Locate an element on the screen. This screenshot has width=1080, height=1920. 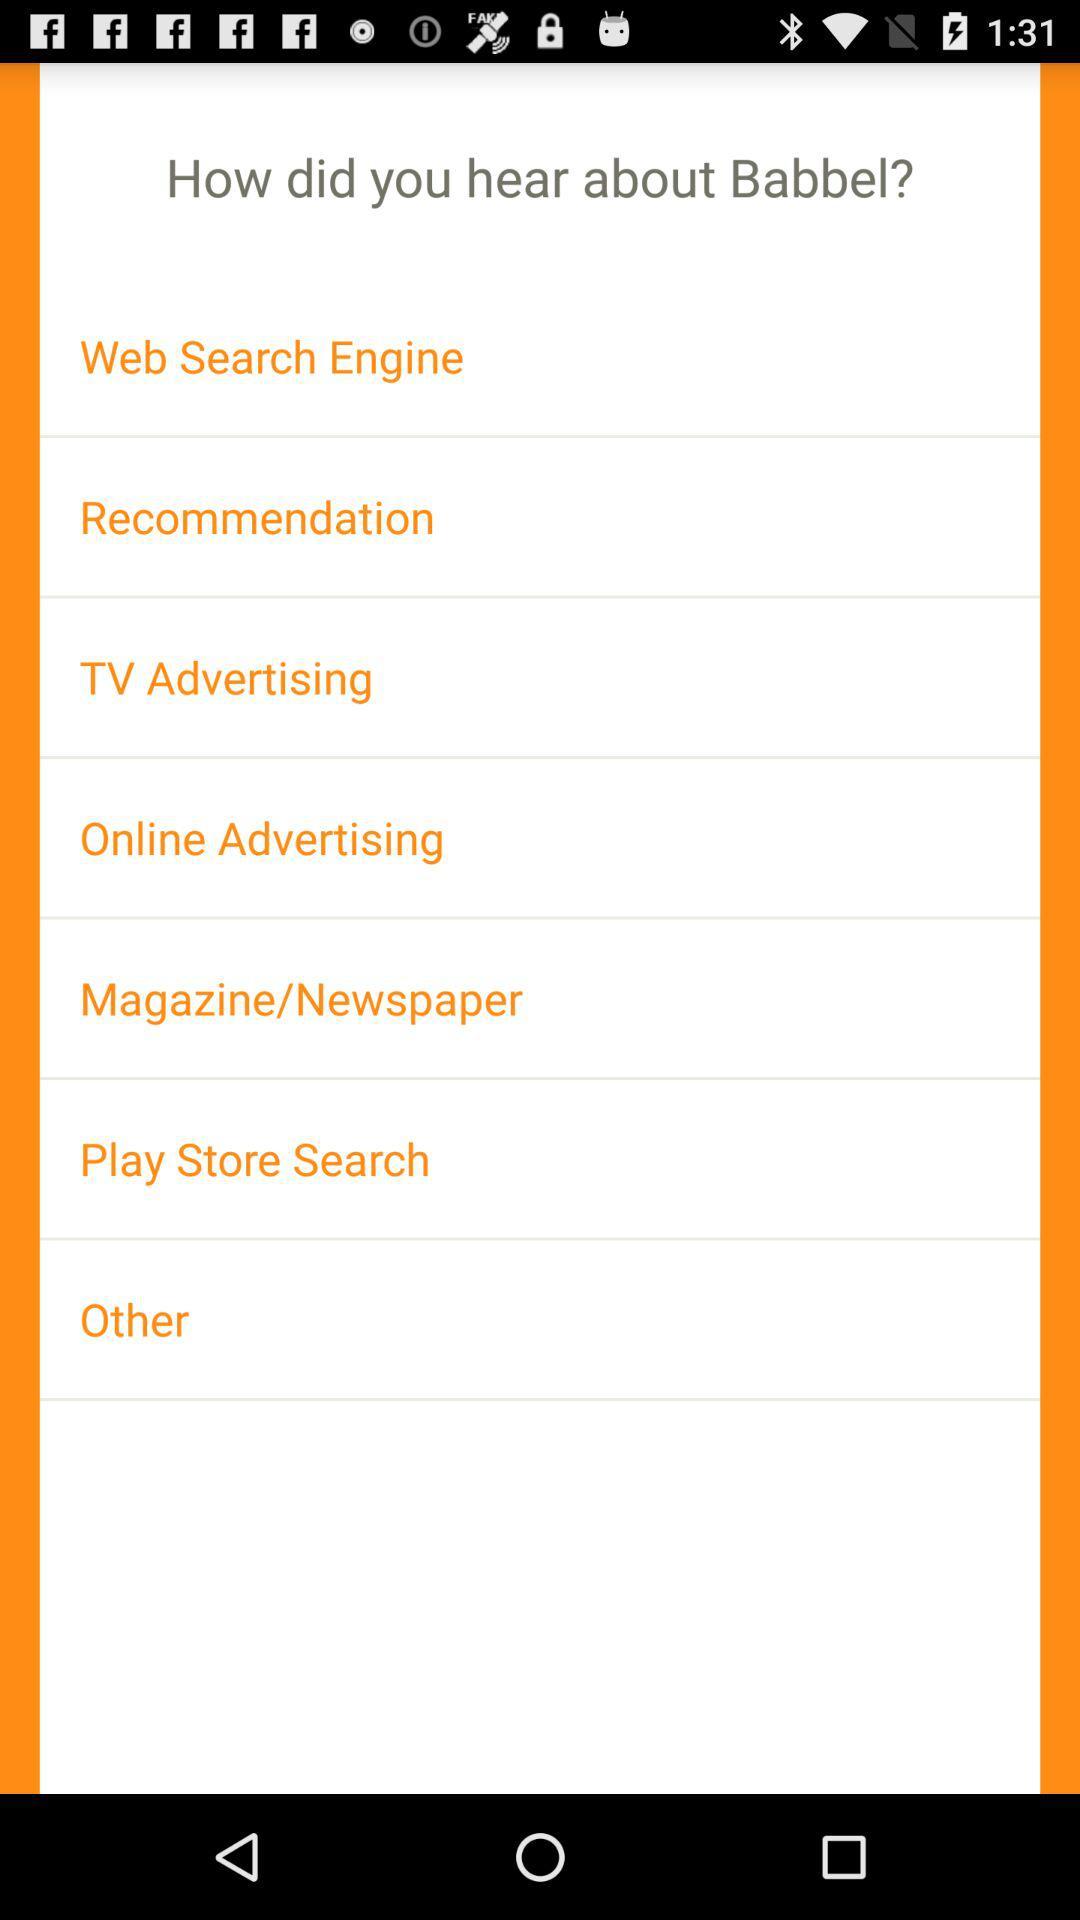
app above the play store search item is located at coordinates (540, 998).